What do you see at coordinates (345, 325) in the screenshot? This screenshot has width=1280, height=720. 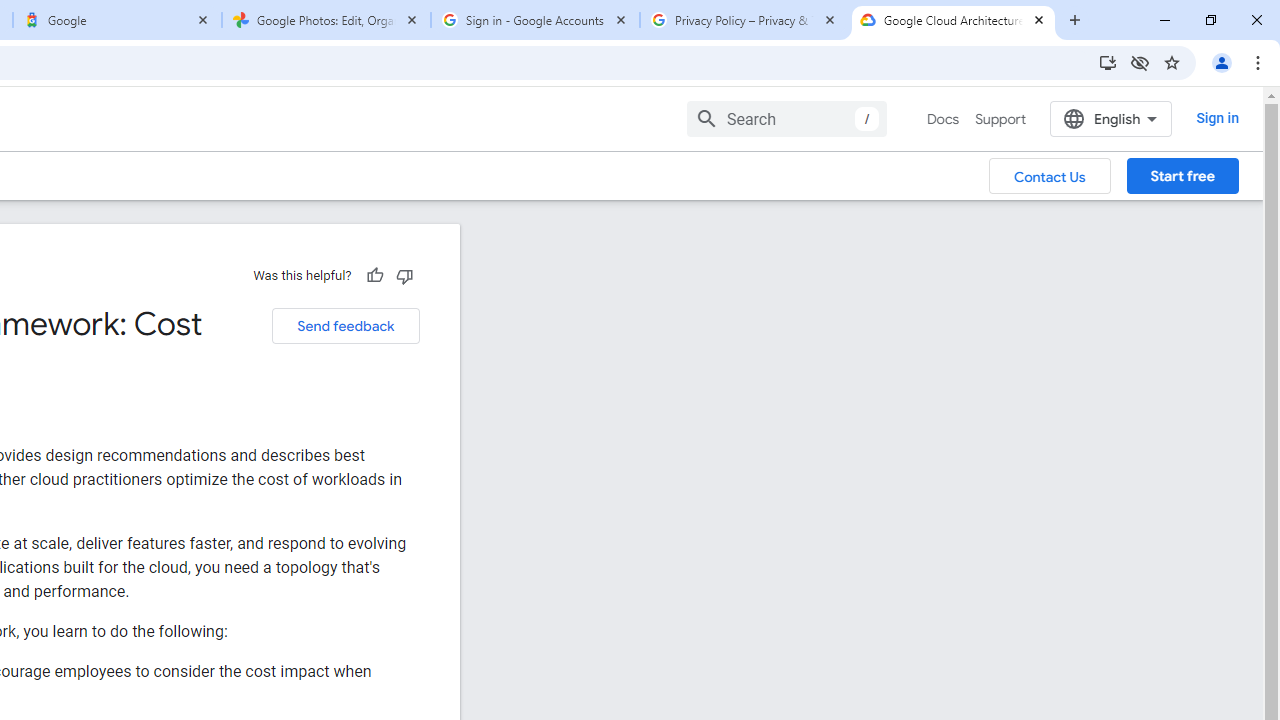 I see `'Send feedback'` at bounding box center [345, 325].